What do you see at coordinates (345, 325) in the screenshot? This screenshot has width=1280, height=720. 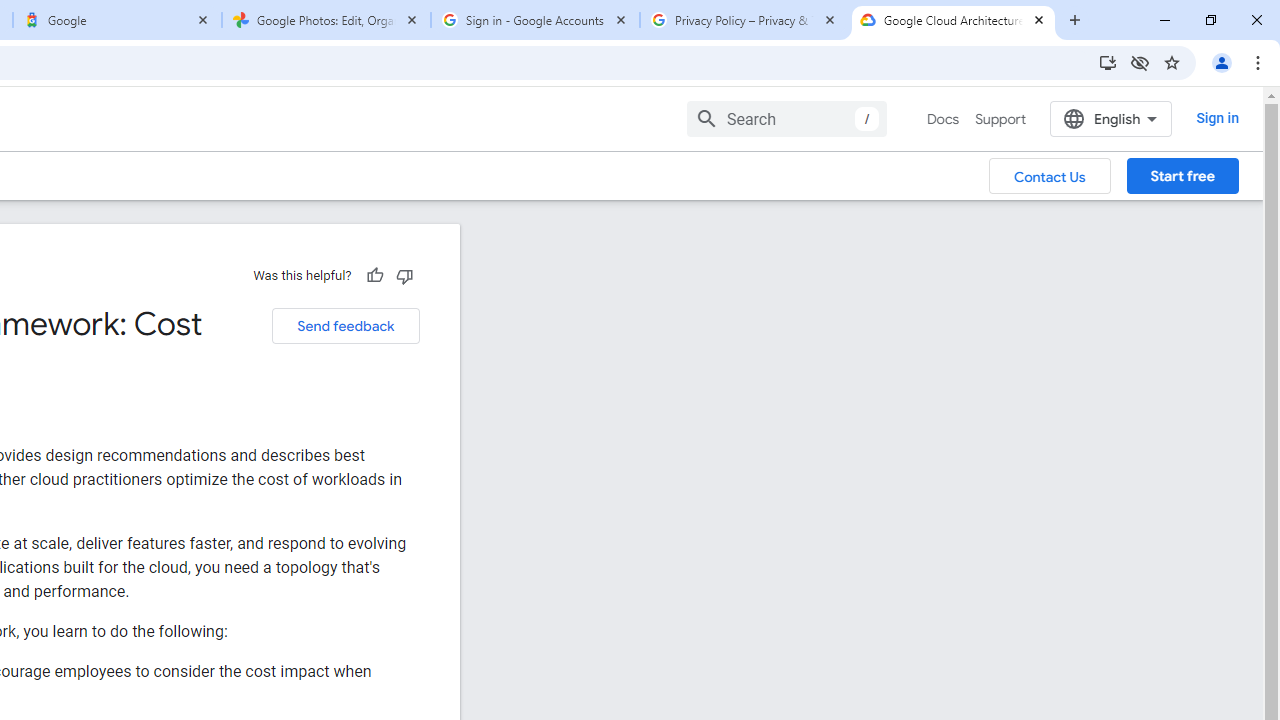 I see `'Send feedback'` at bounding box center [345, 325].